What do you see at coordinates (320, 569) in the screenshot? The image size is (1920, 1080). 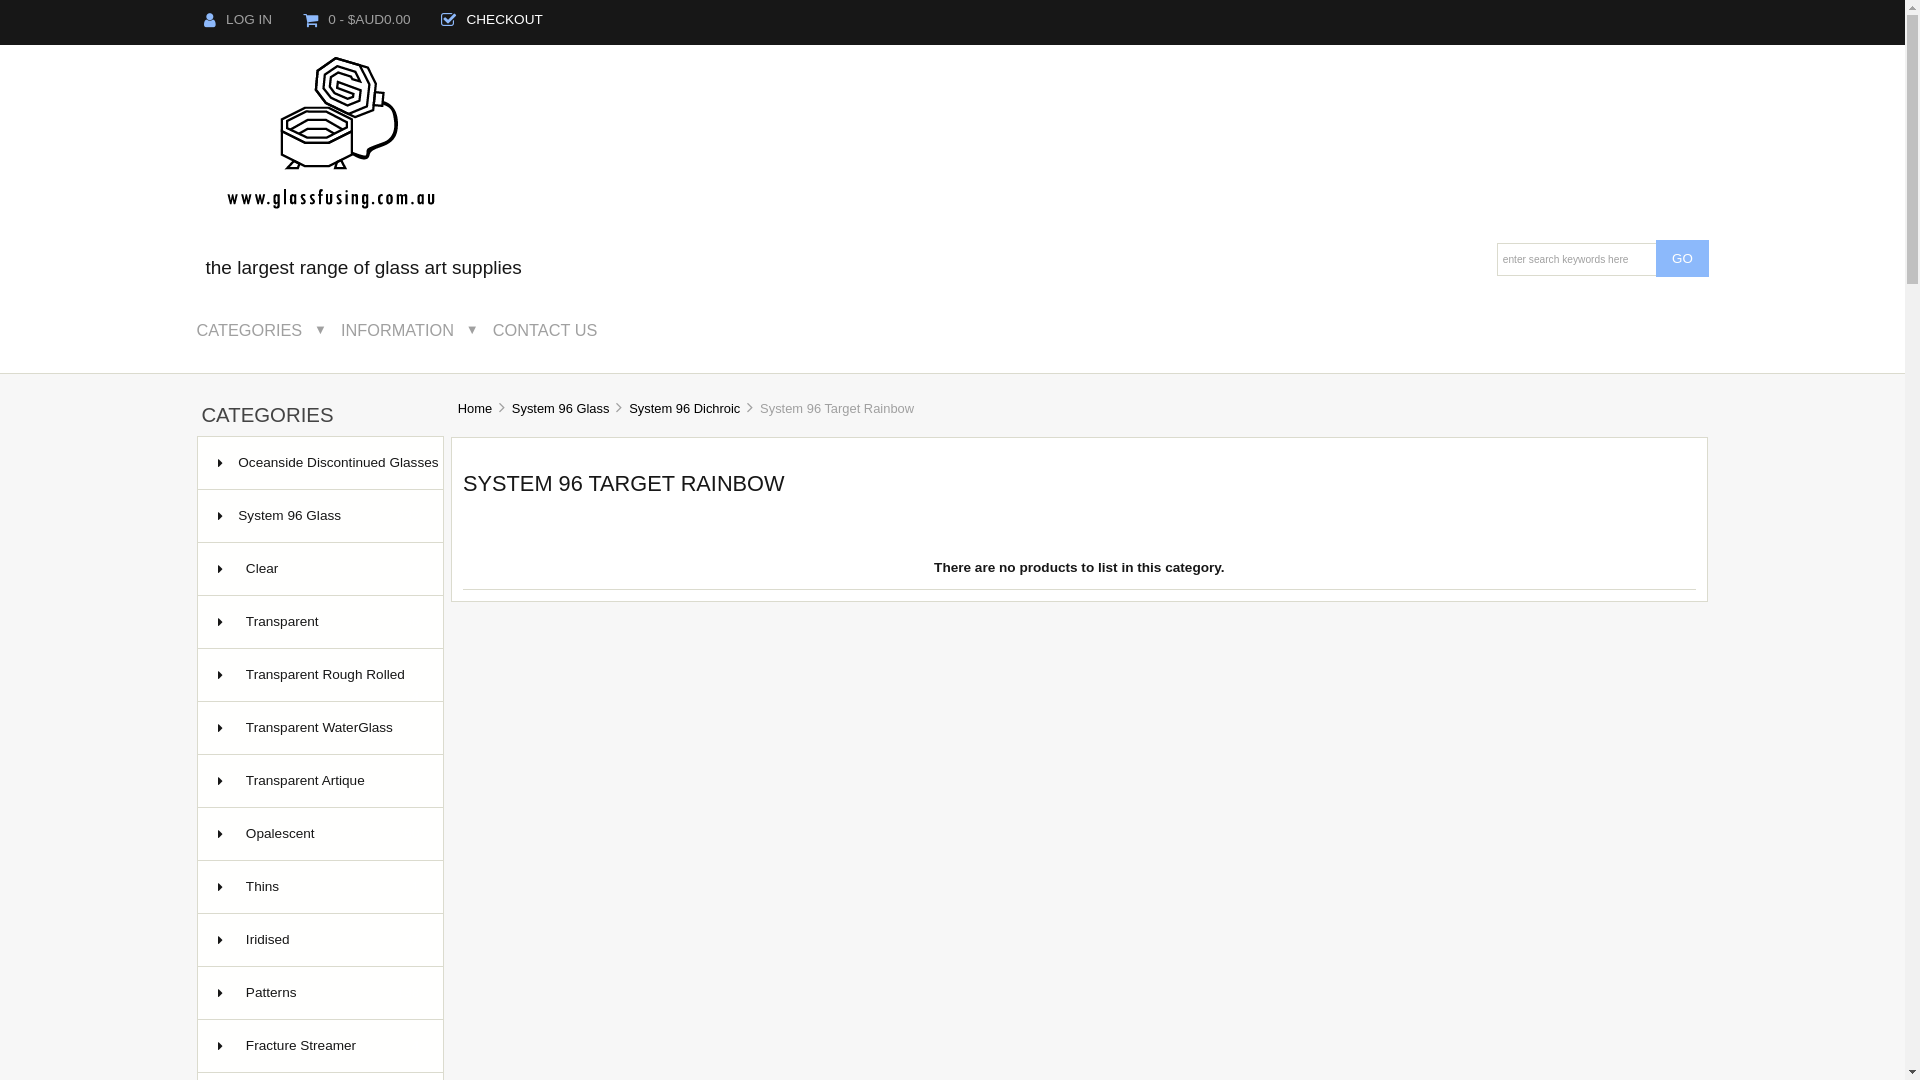 I see `'  Clear` at bounding box center [320, 569].